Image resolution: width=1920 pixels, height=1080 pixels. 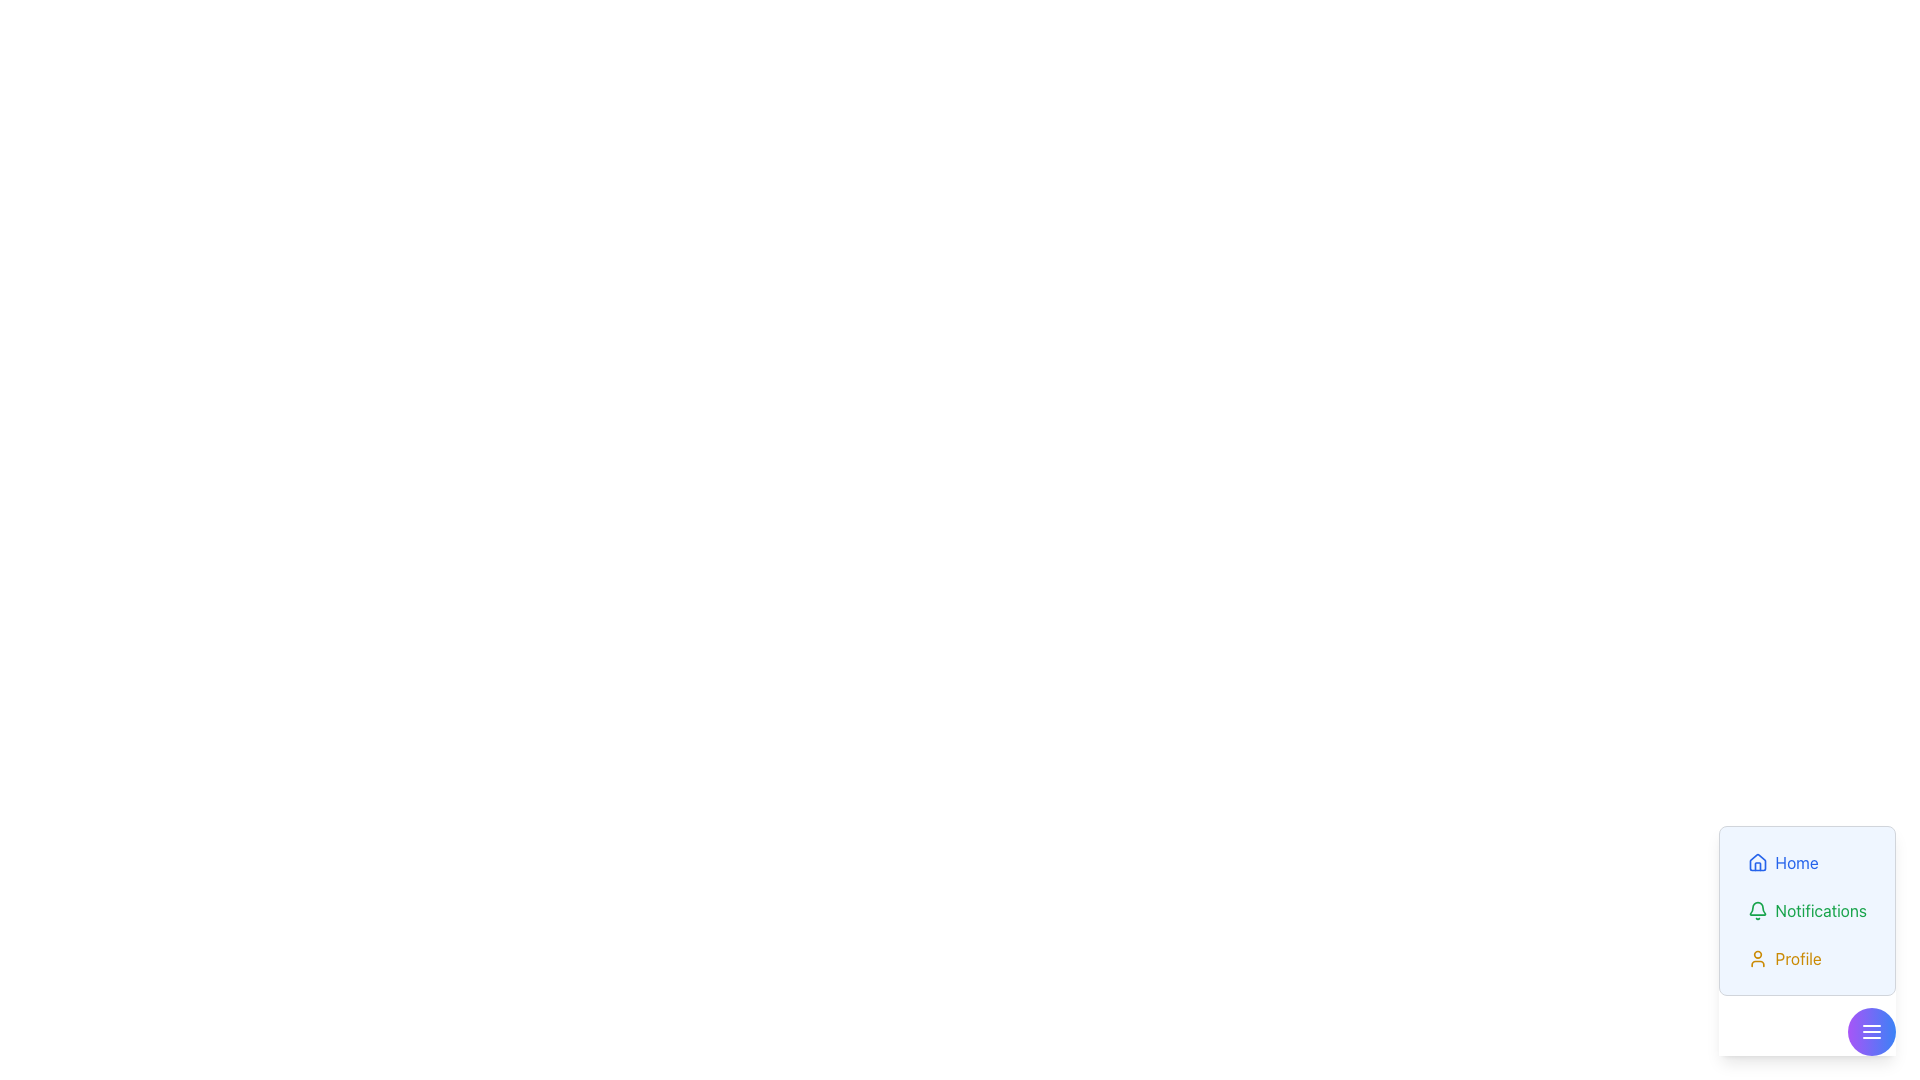 What do you see at coordinates (1756, 910) in the screenshot?
I see `the 'Notifications' icon` at bounding box center [1756, 910].